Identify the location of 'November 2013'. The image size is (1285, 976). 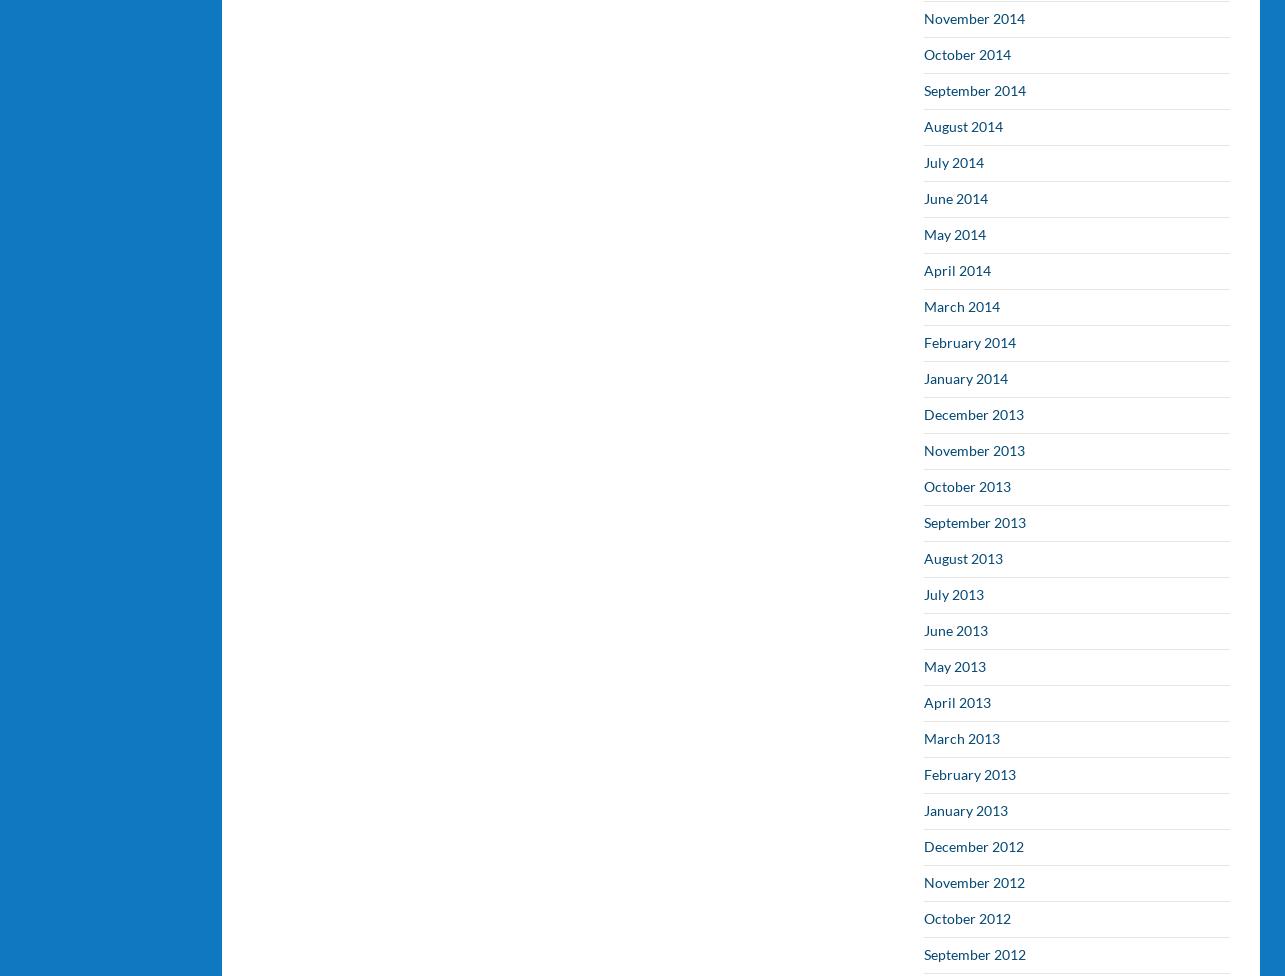
(924, 449).